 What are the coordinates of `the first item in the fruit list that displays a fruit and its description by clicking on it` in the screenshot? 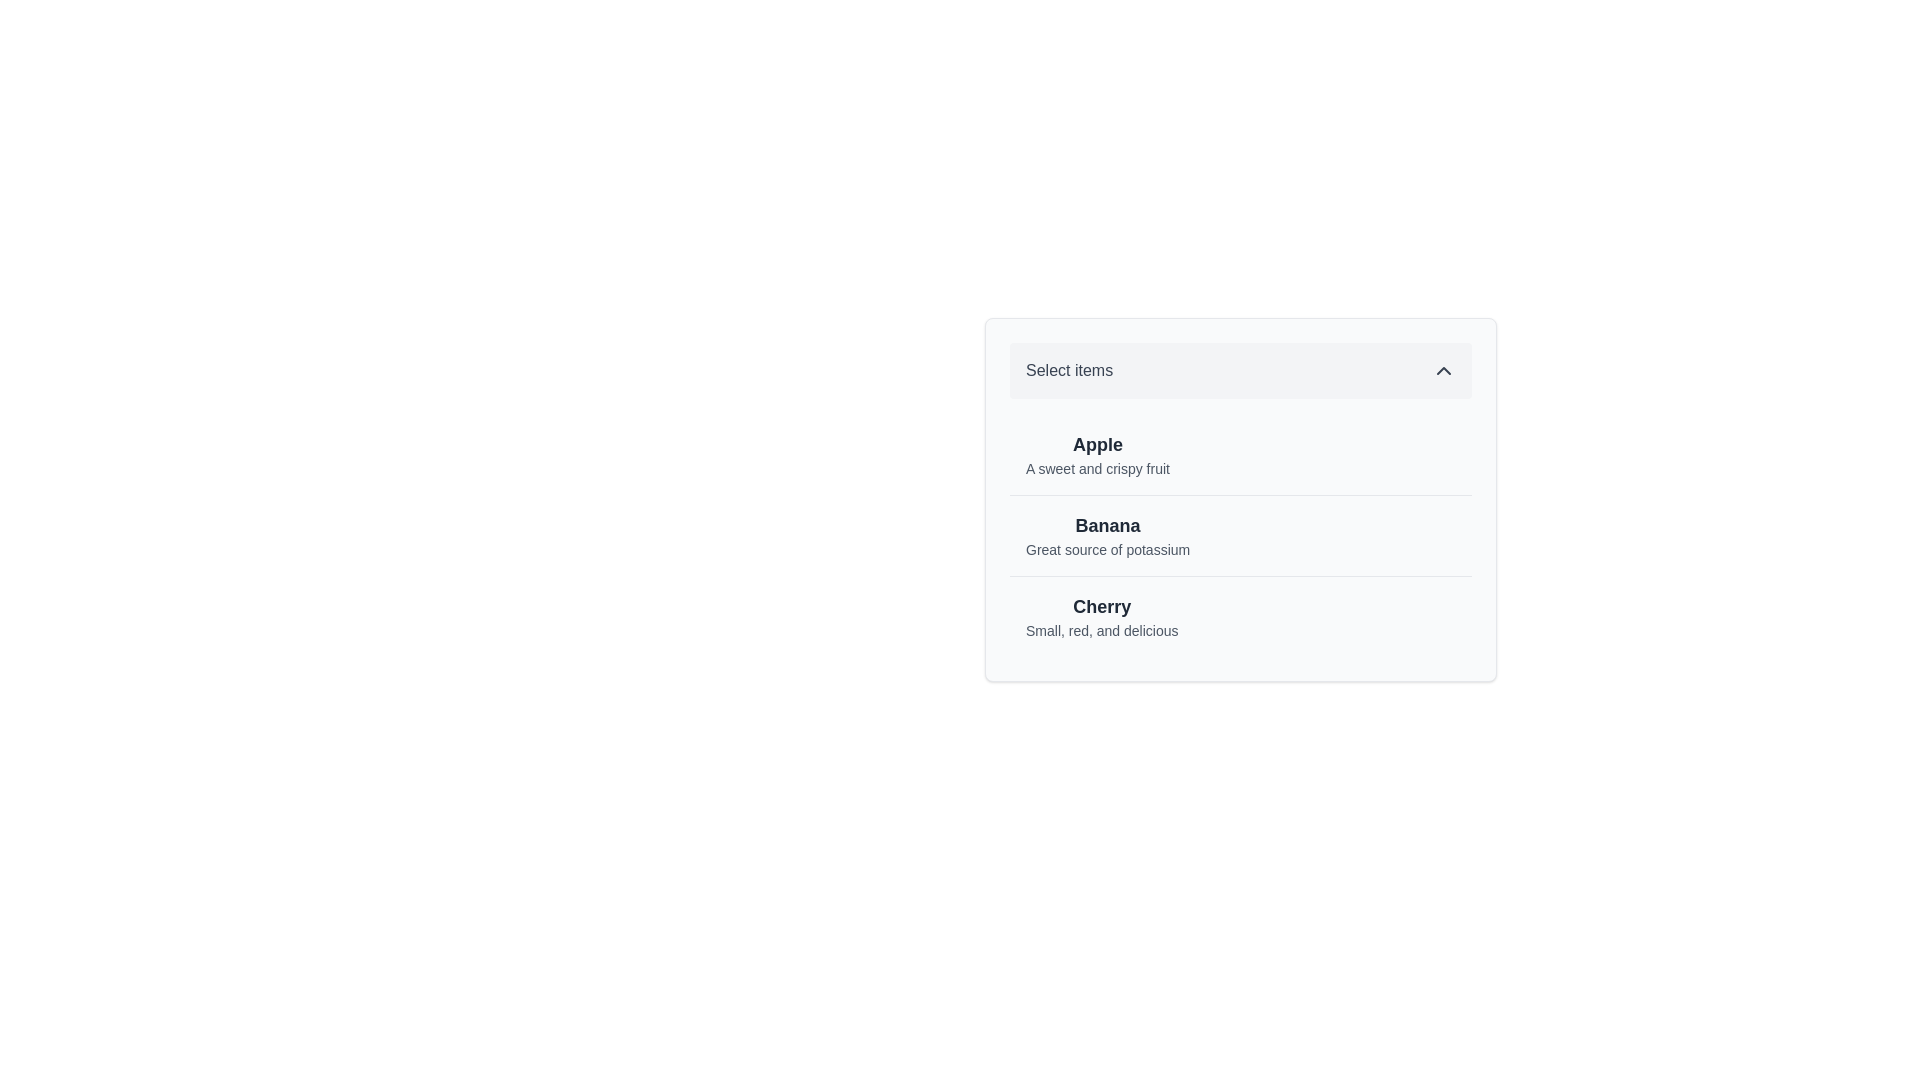 It's located at (1240, 455).